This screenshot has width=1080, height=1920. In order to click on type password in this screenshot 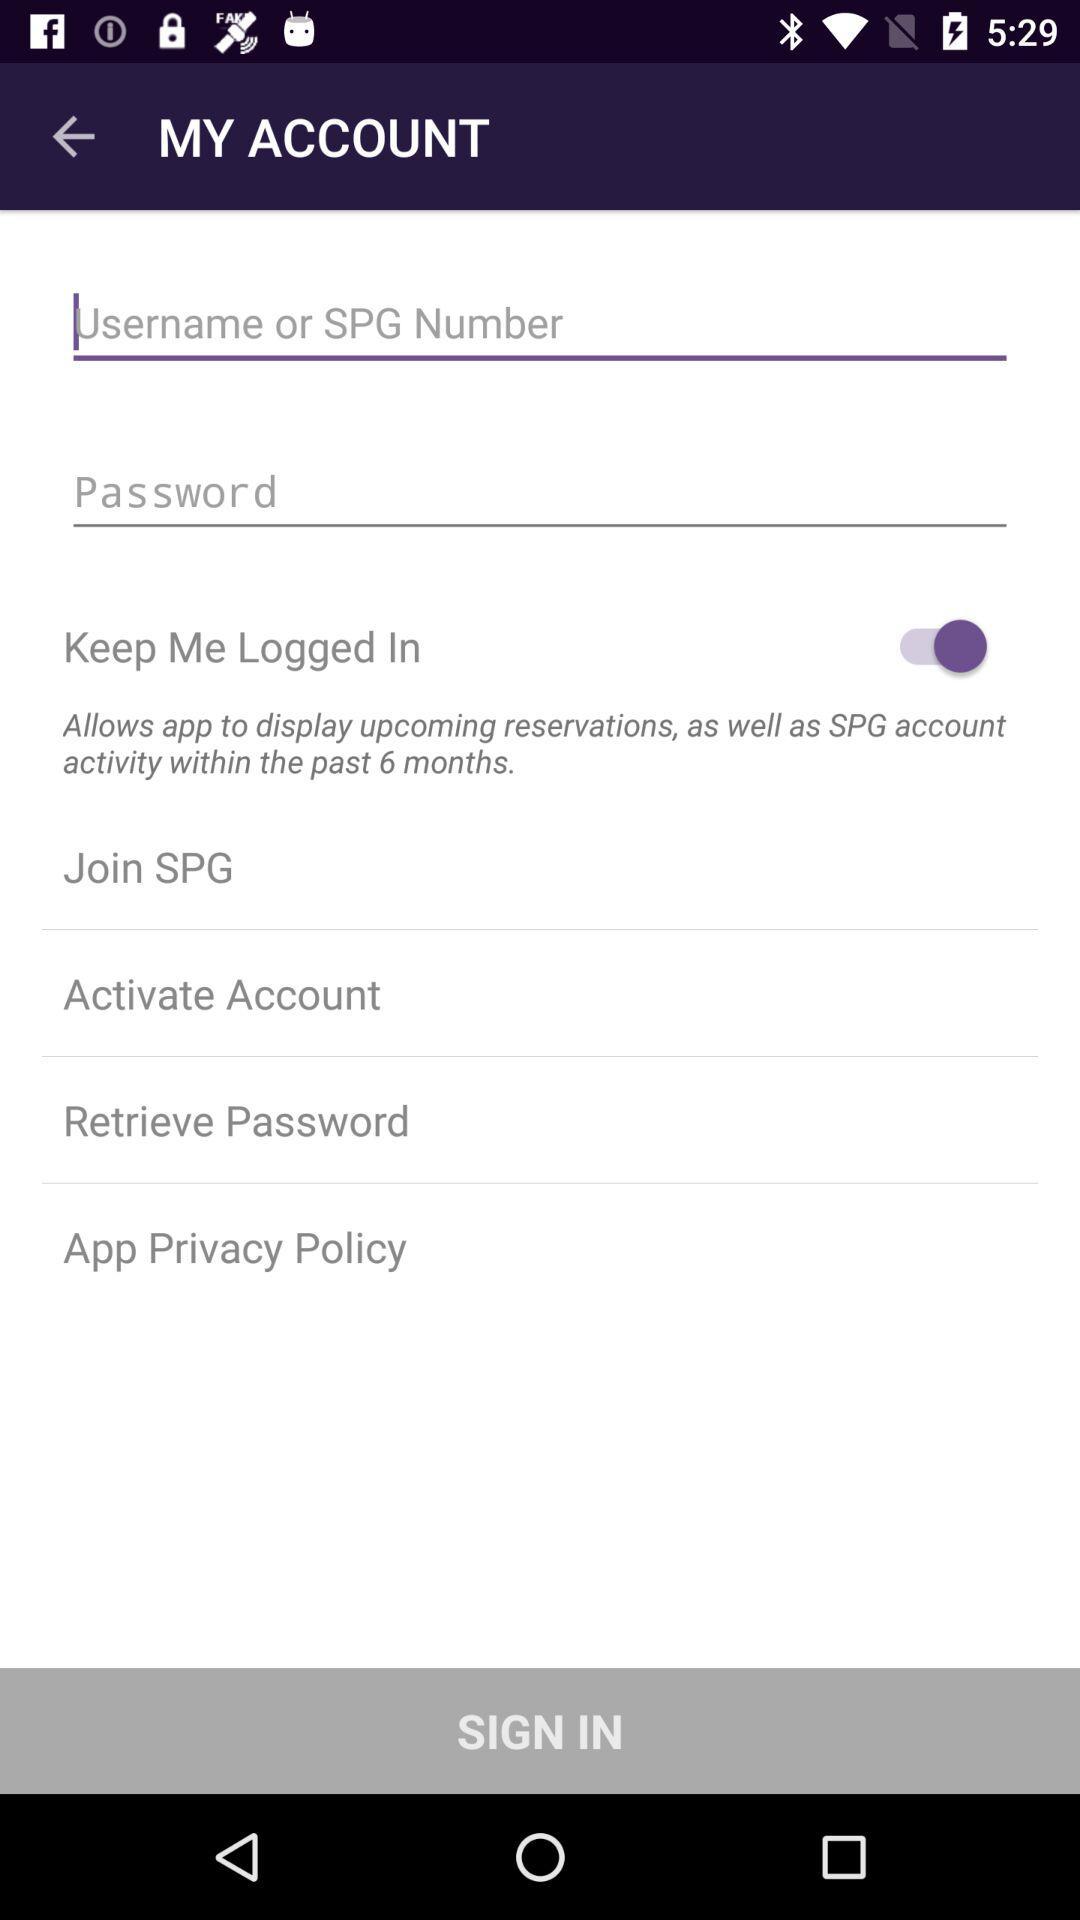, I will do `click(540, 491)`.